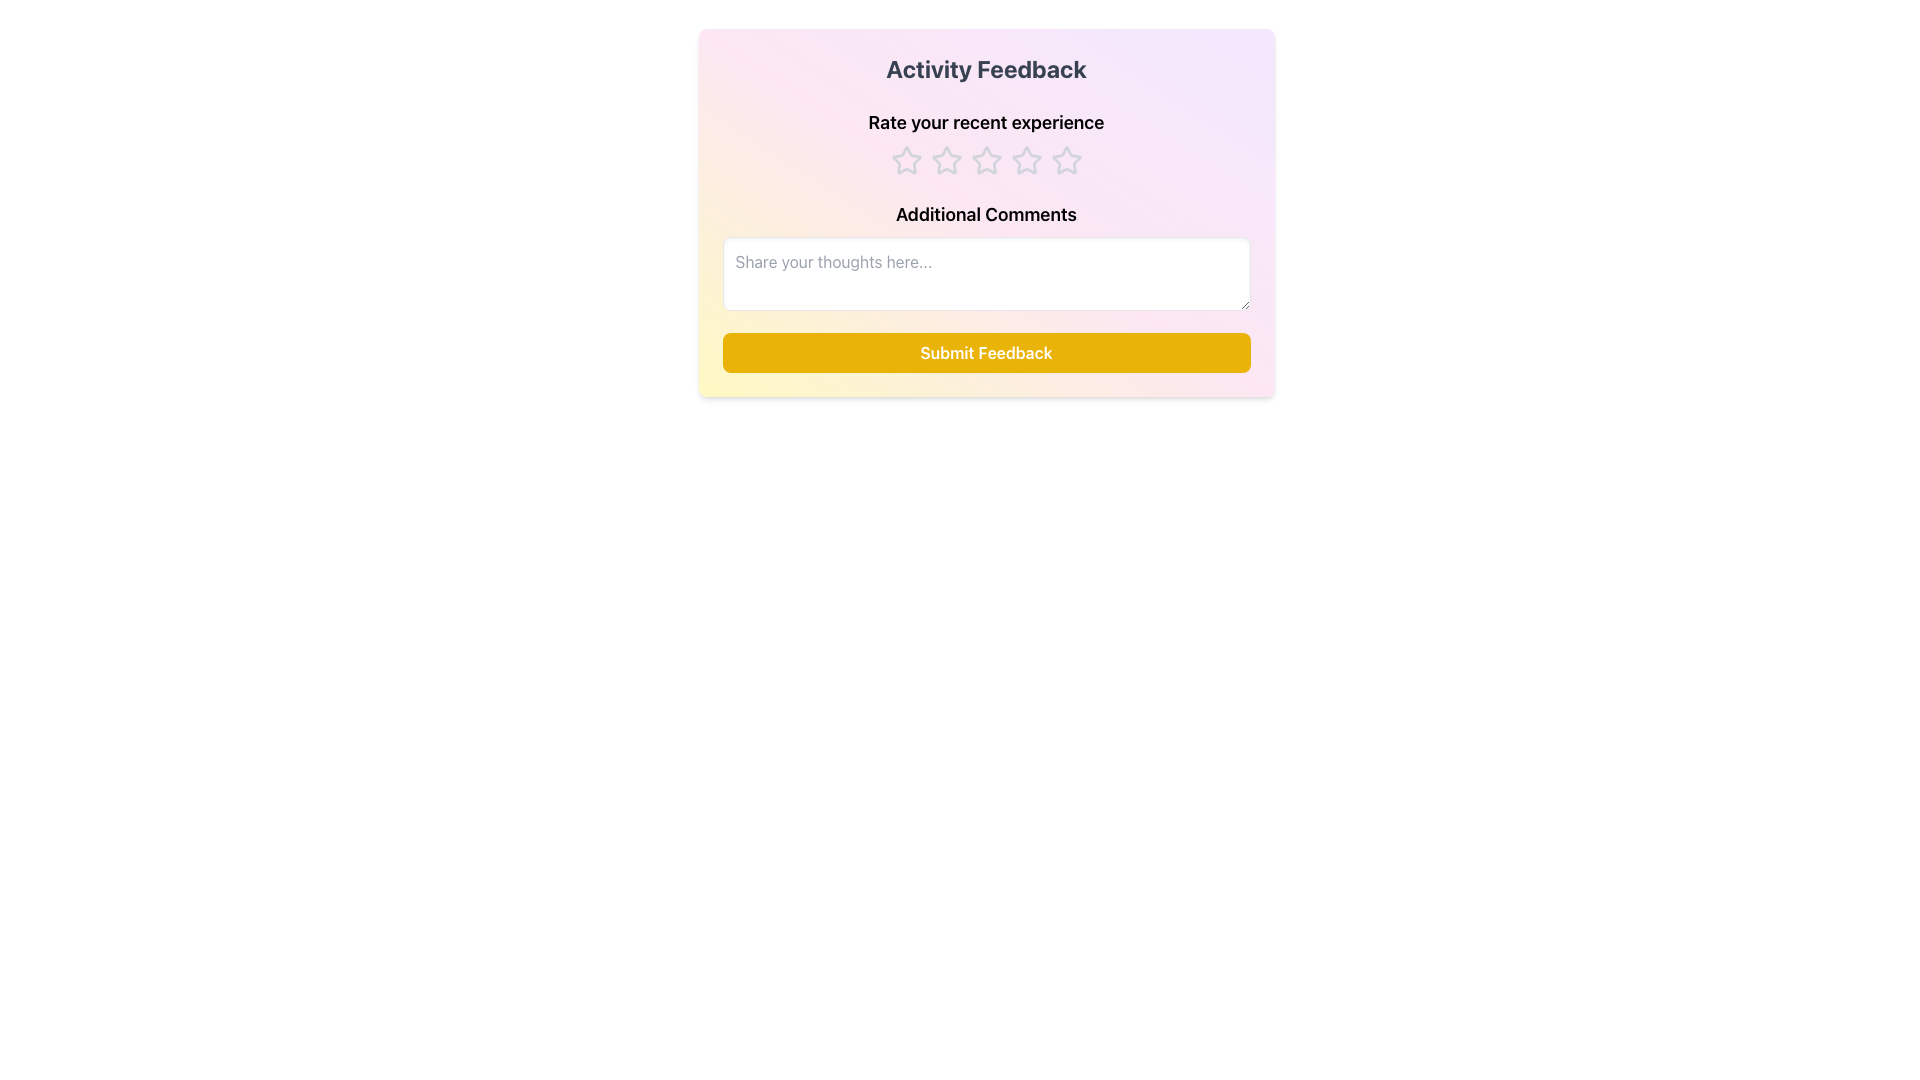  What do you see at coordinates (1065, 160) in the screenshot?
I see `the fifth star in the rating system located under the text 'Rate your recent experience'` at bounding box center [1065, 160].